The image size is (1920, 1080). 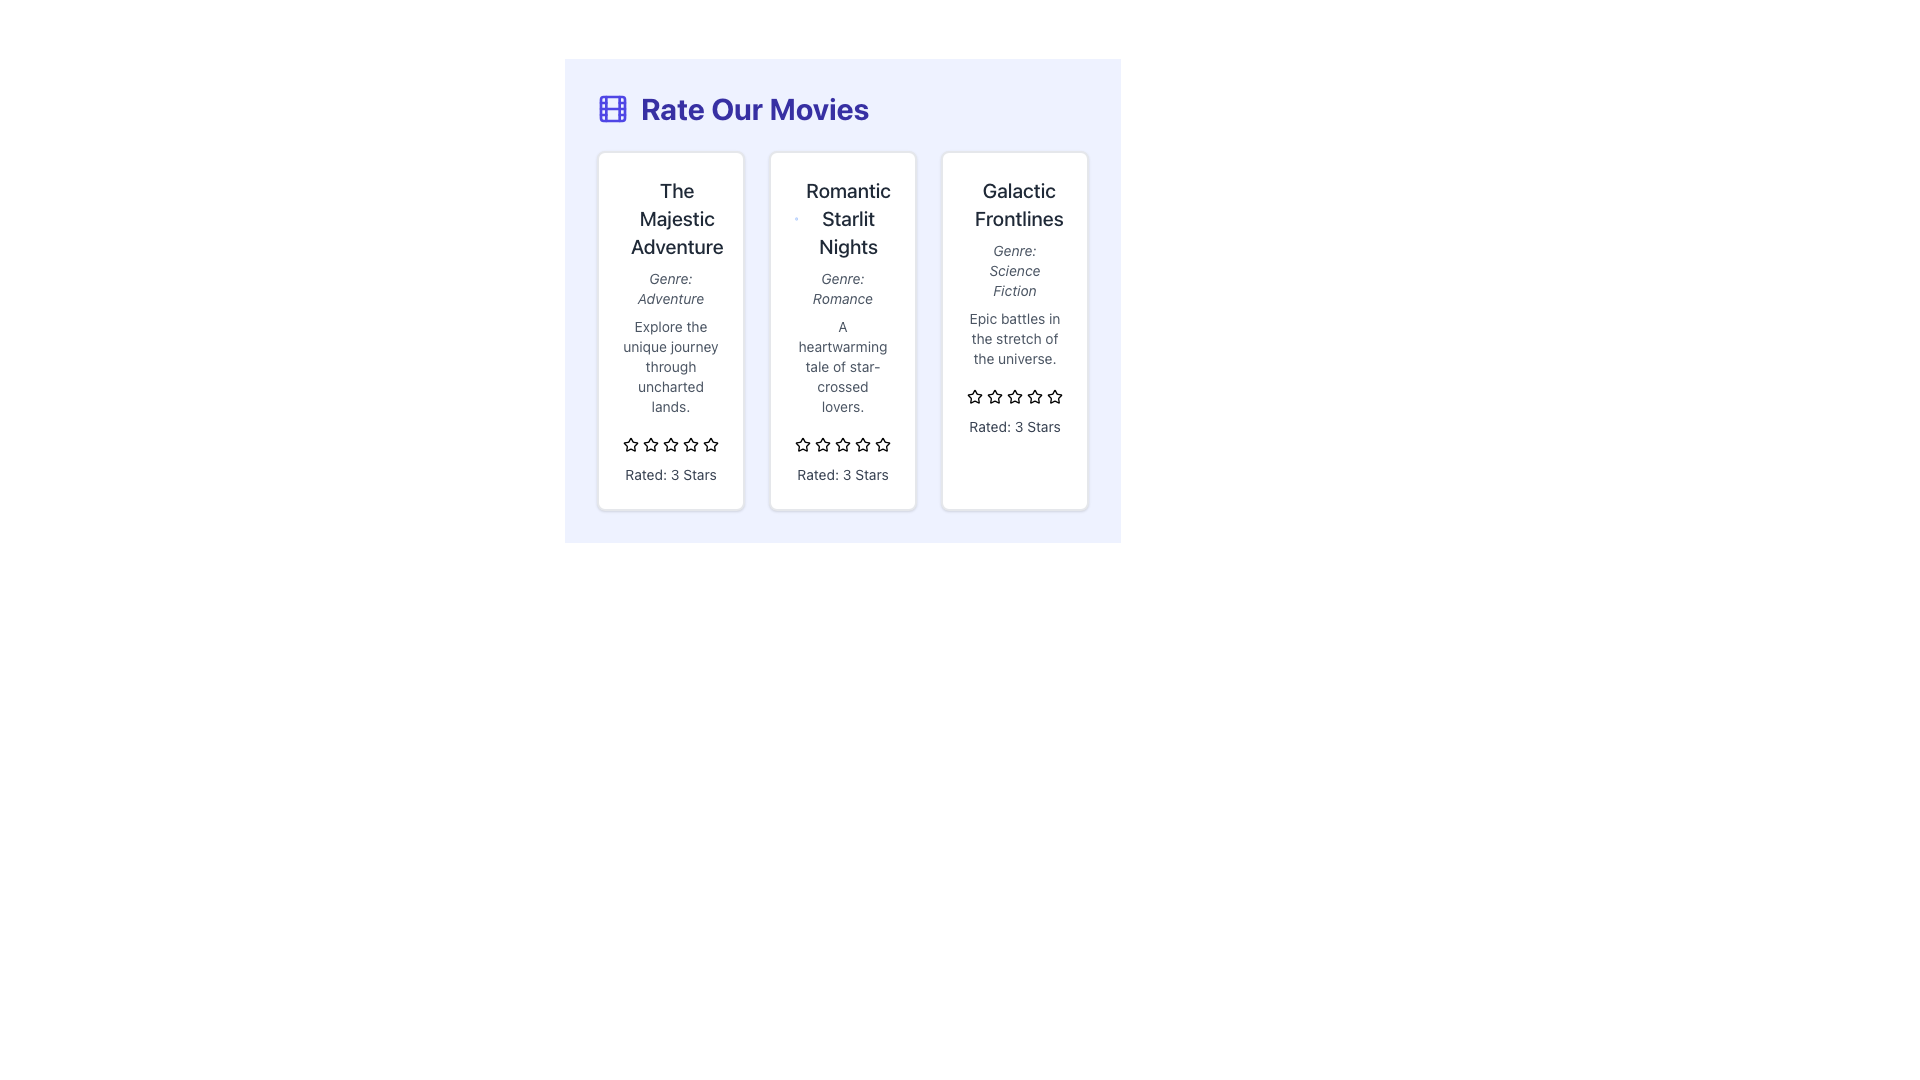 What do you see at coordinates (1014, 397) in the screenshot?
I see `the third star icon in the movie rating row for 'Galactic Frontlines', which is filled with yellow color` at bounding box center [1014, 397].